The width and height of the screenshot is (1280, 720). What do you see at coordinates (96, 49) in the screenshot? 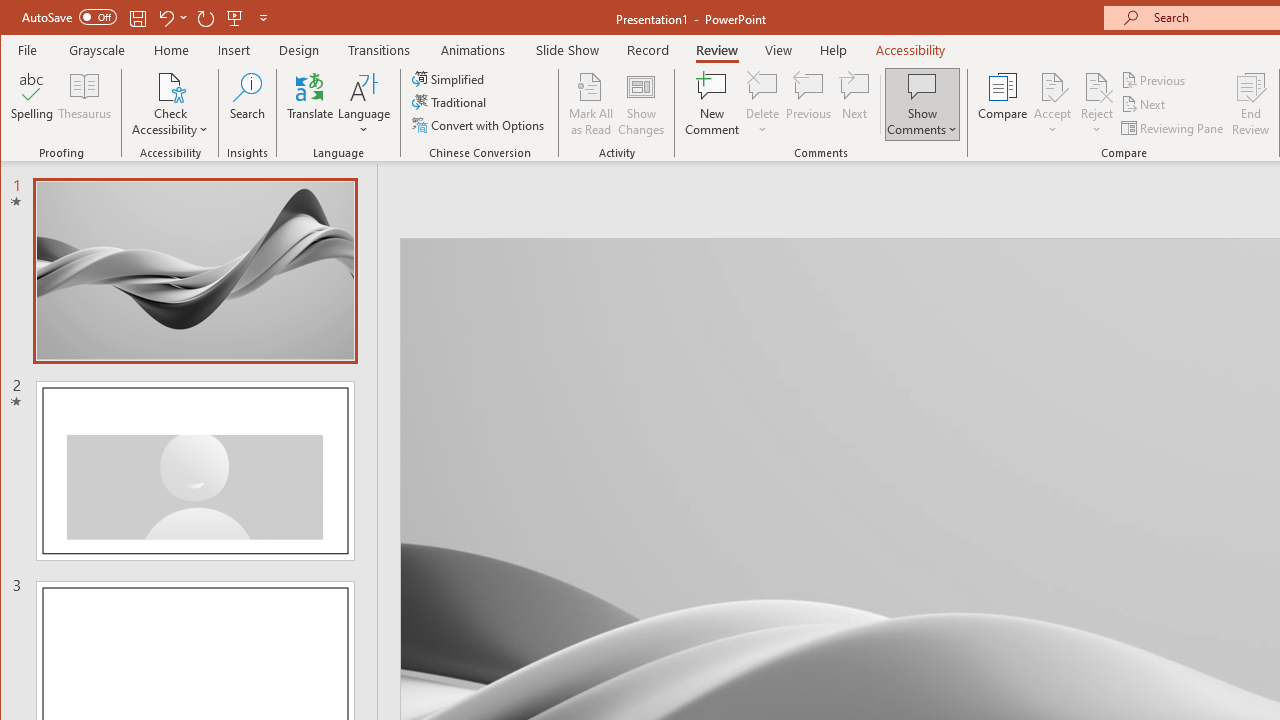
I see `'Grayscale'` at bounding box center [96, 49].